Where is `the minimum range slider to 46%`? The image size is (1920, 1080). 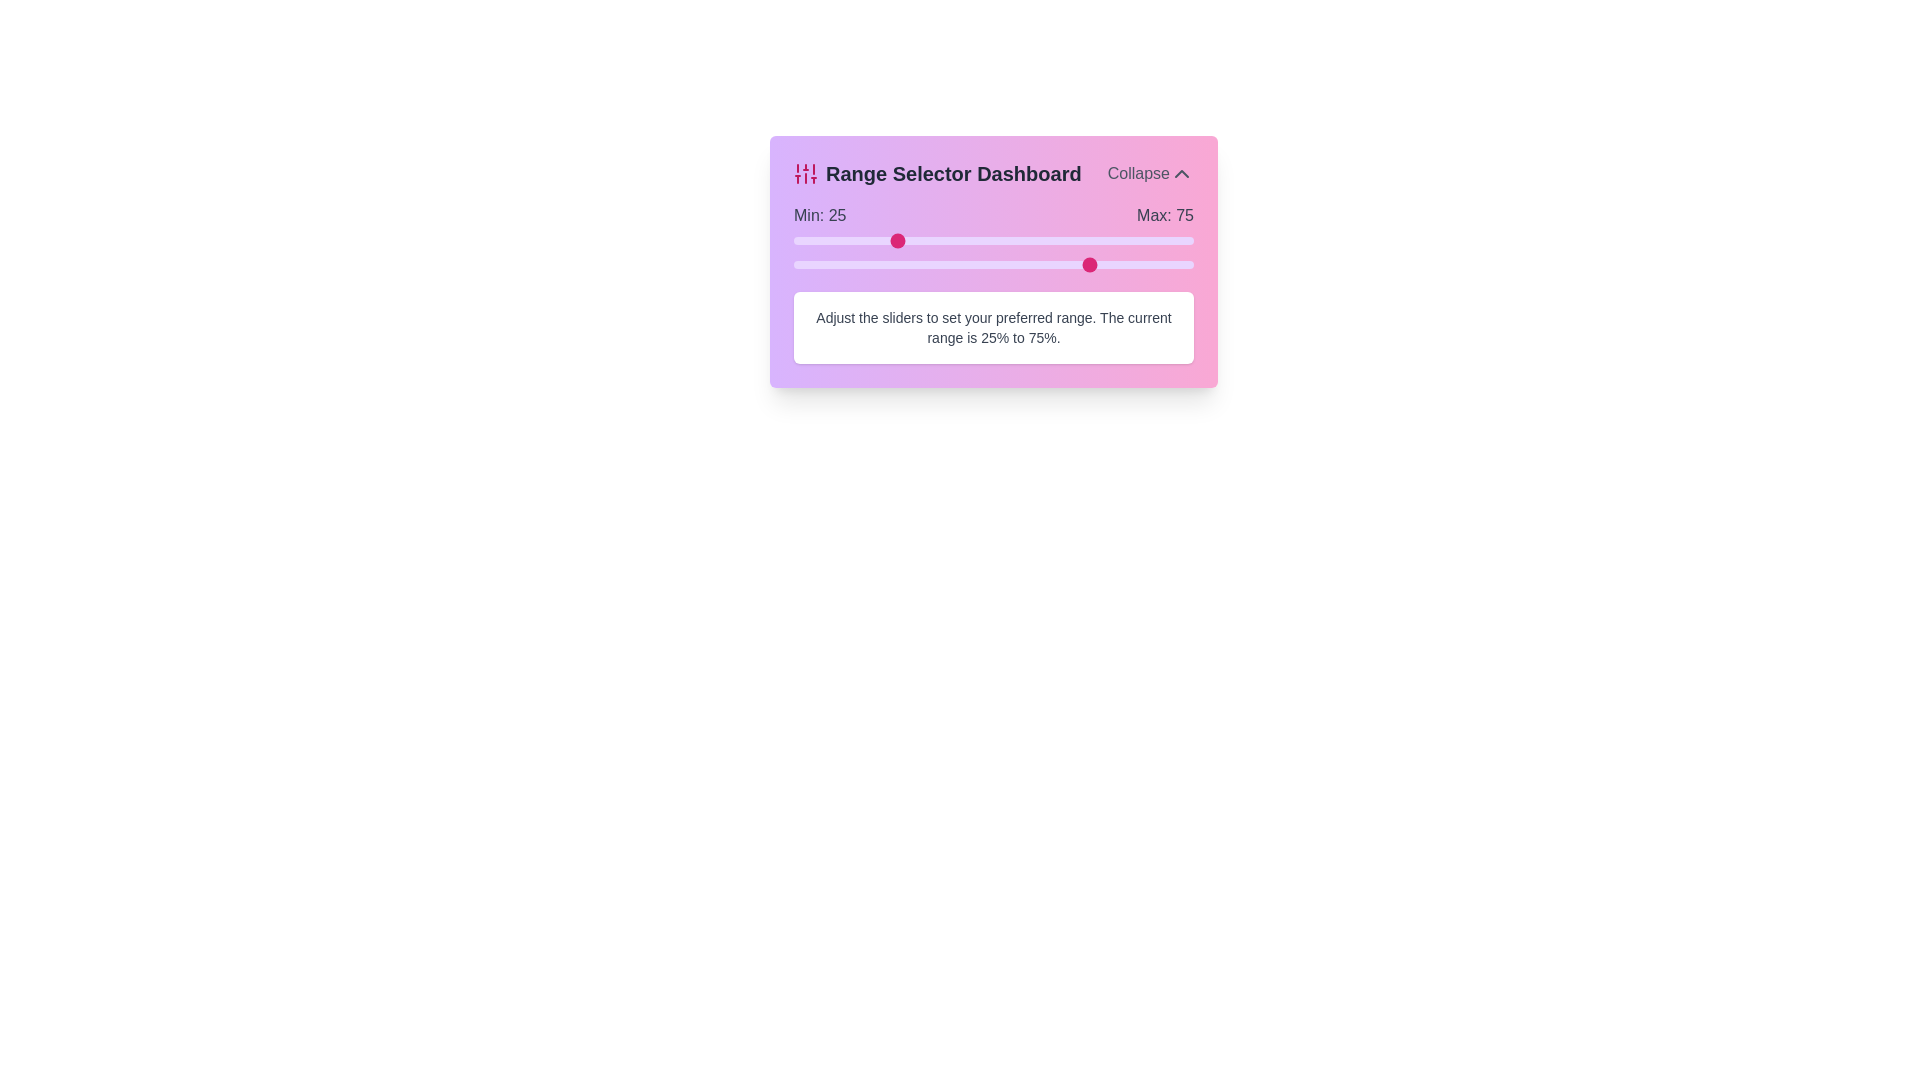
the minimum range slider to 46% is located at coordinates (978, 239).